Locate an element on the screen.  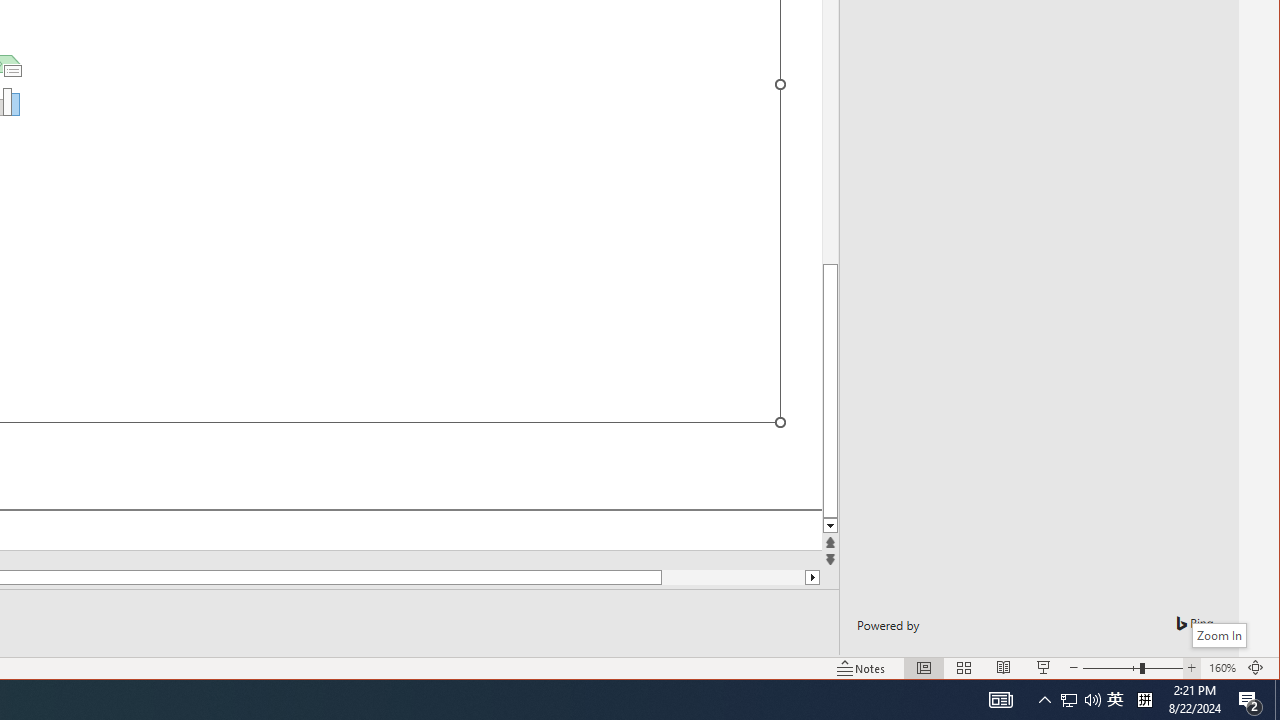
'Zoom 160%' is located at coordinates (1191, 668).